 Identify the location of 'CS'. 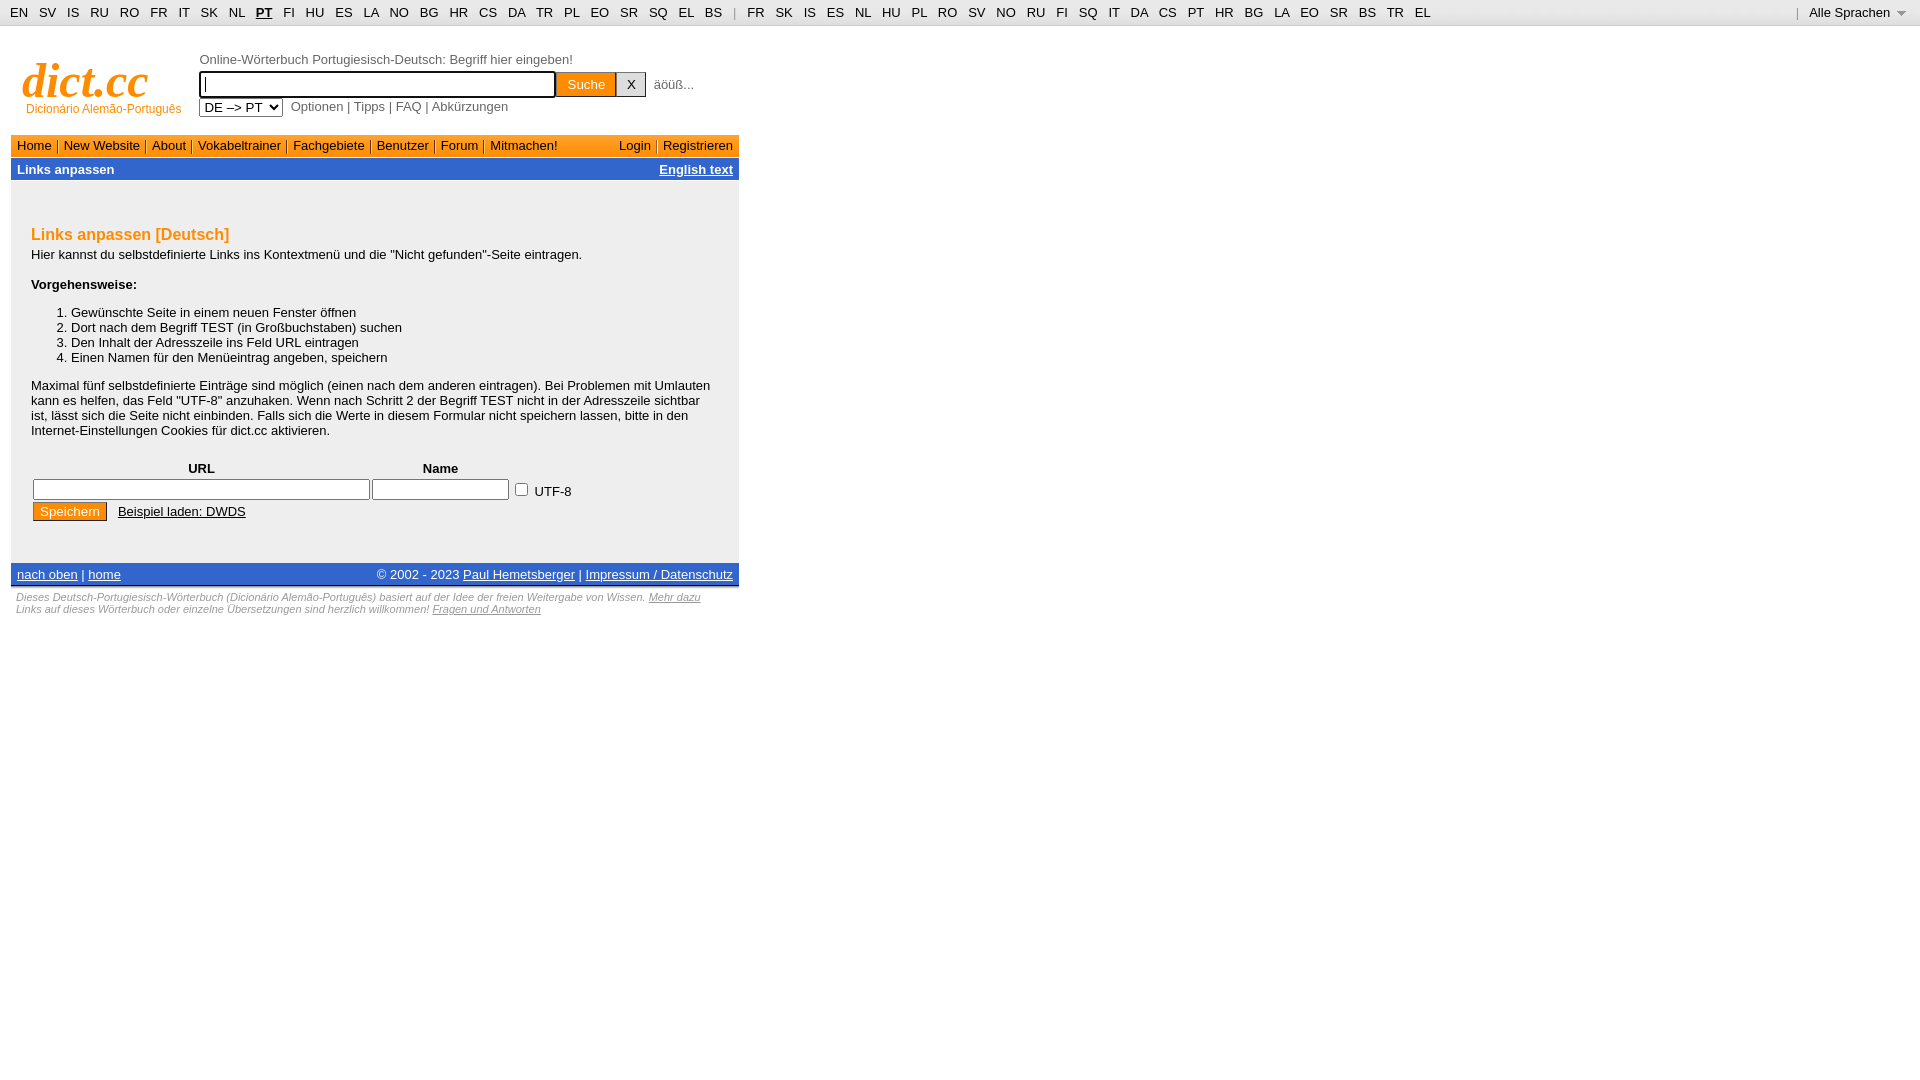
(1167, 12).